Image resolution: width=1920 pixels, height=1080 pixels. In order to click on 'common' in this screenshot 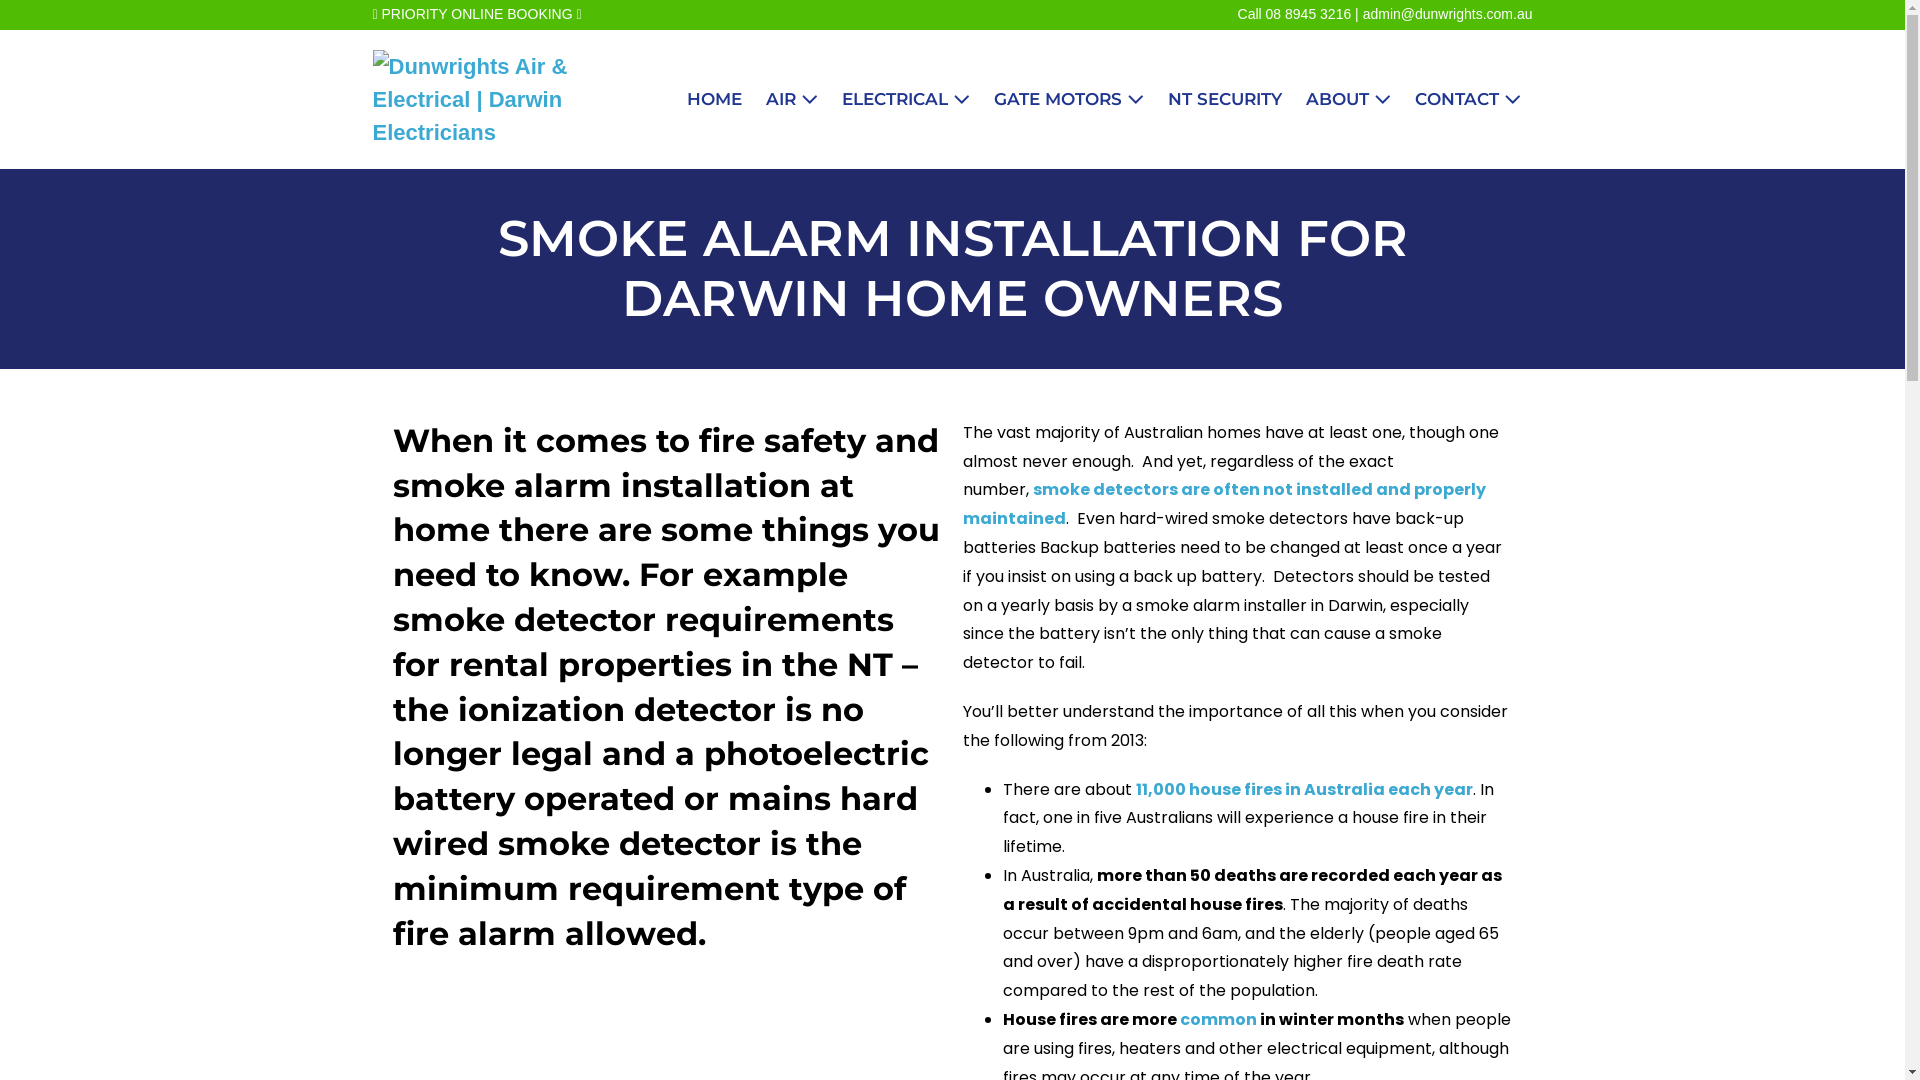, I will do `click(1217, 1019)`.